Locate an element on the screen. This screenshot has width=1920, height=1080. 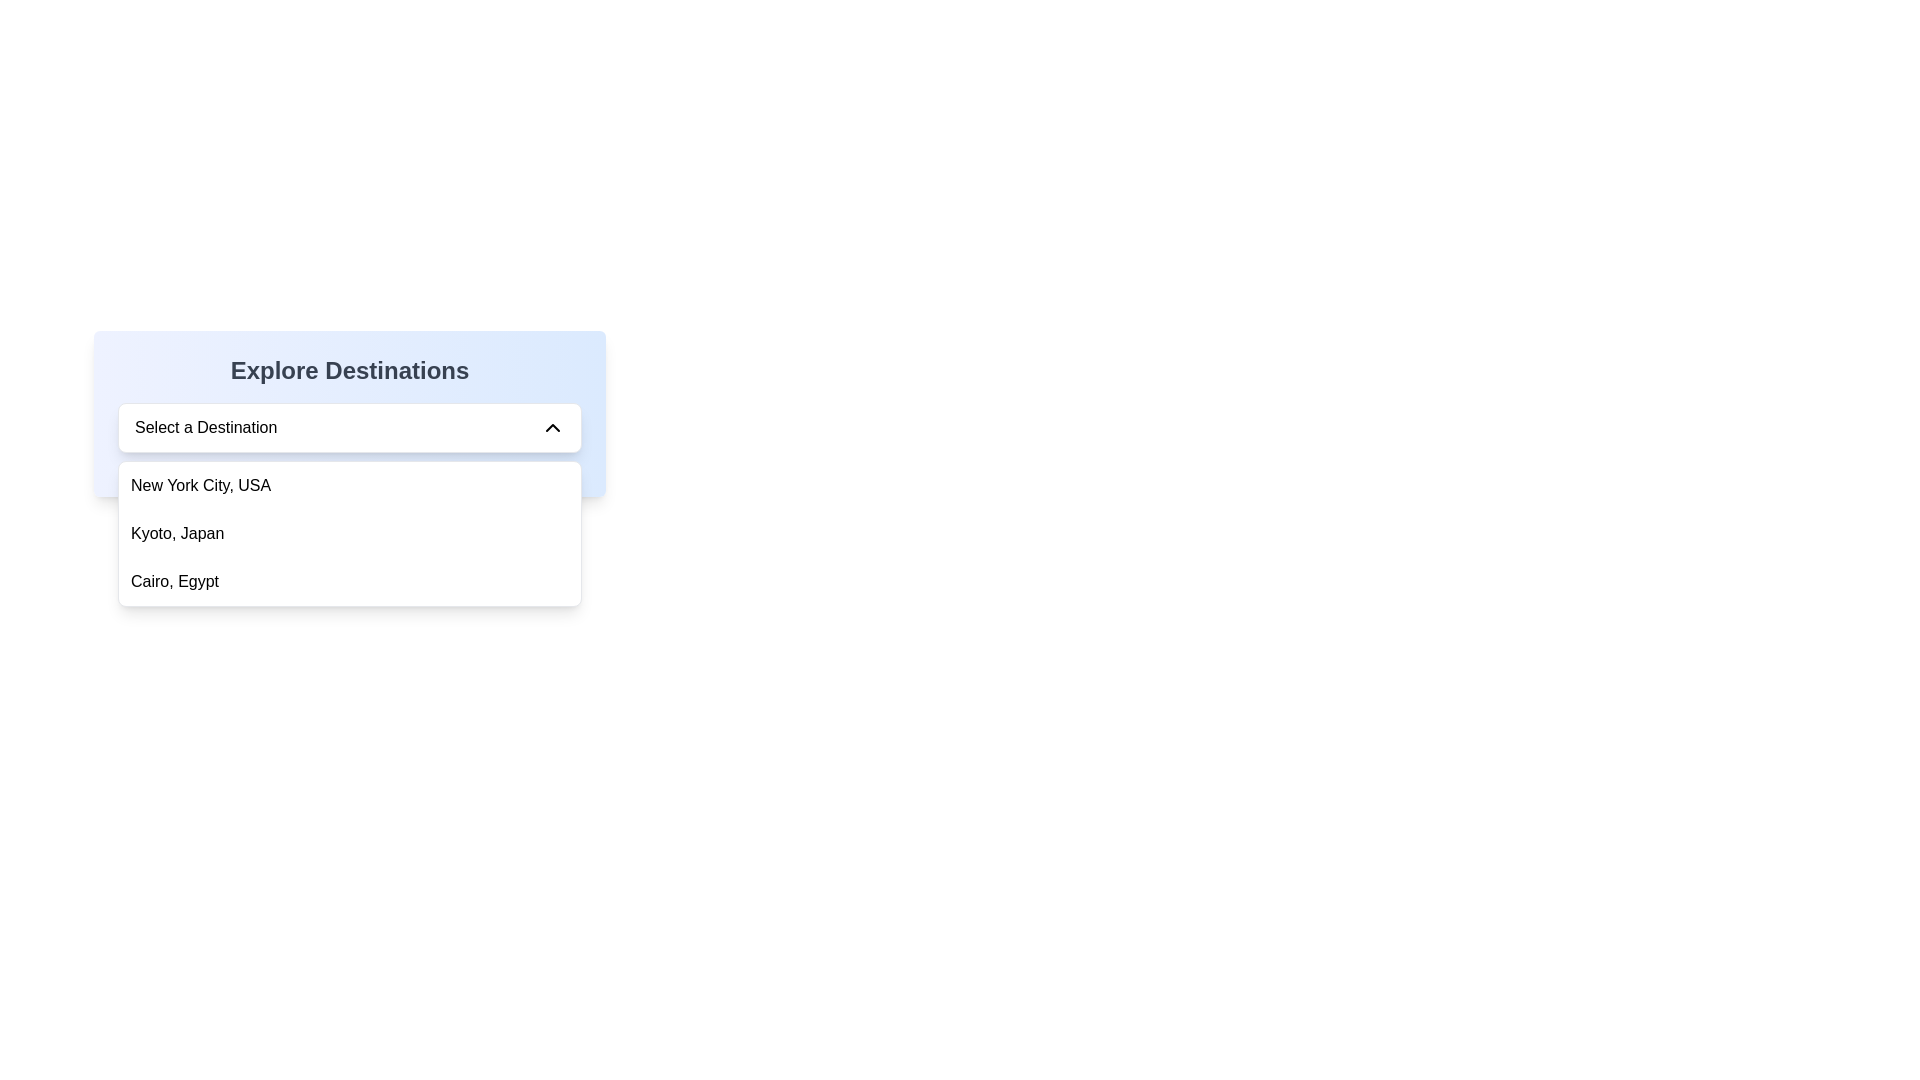
the dropdown menu labeled 'Select a Destination' is located at coordinates (350, 427).